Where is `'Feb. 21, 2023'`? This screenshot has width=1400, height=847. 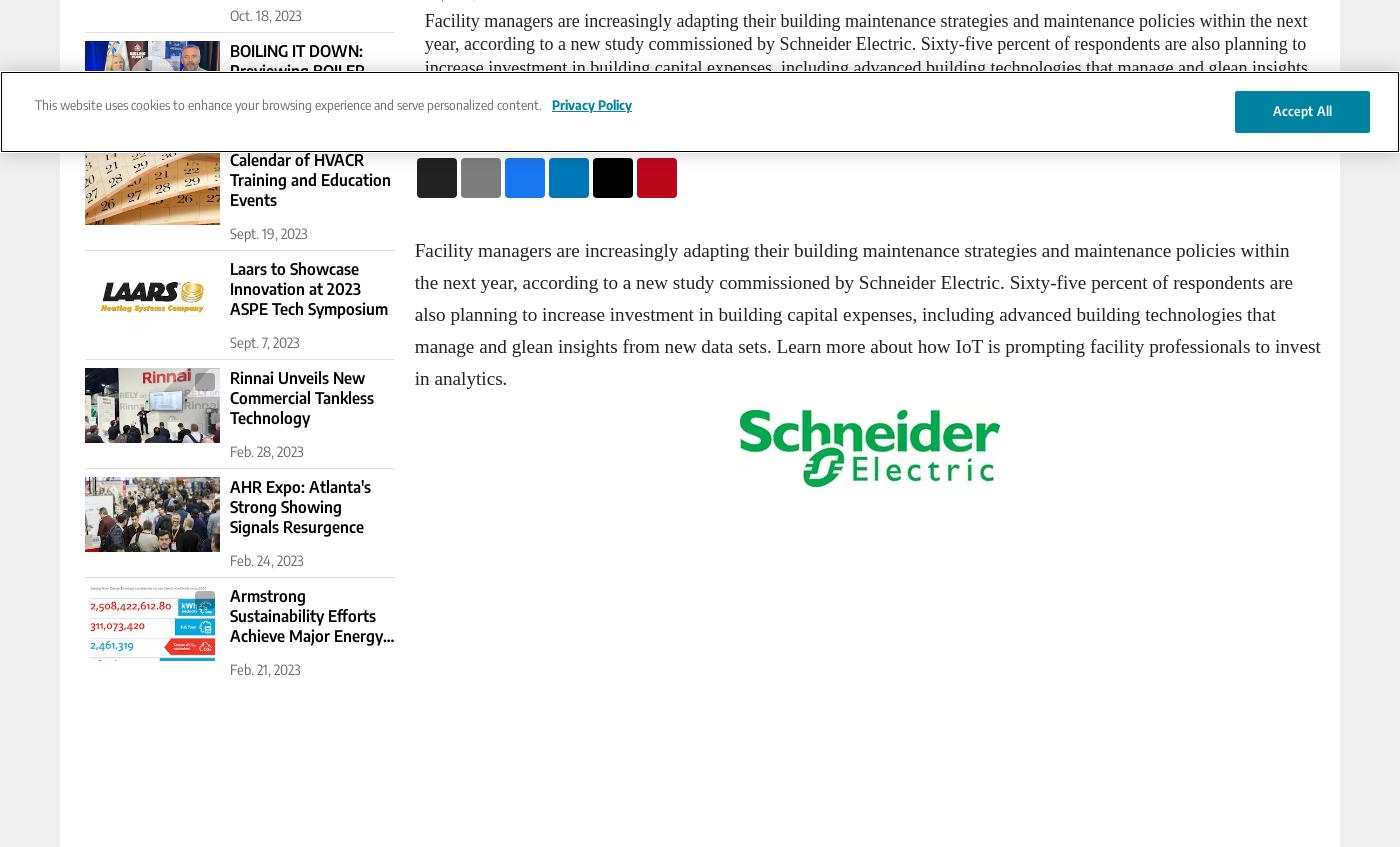 'Feb. 21, 2023' is located at coordinates (265, 669).